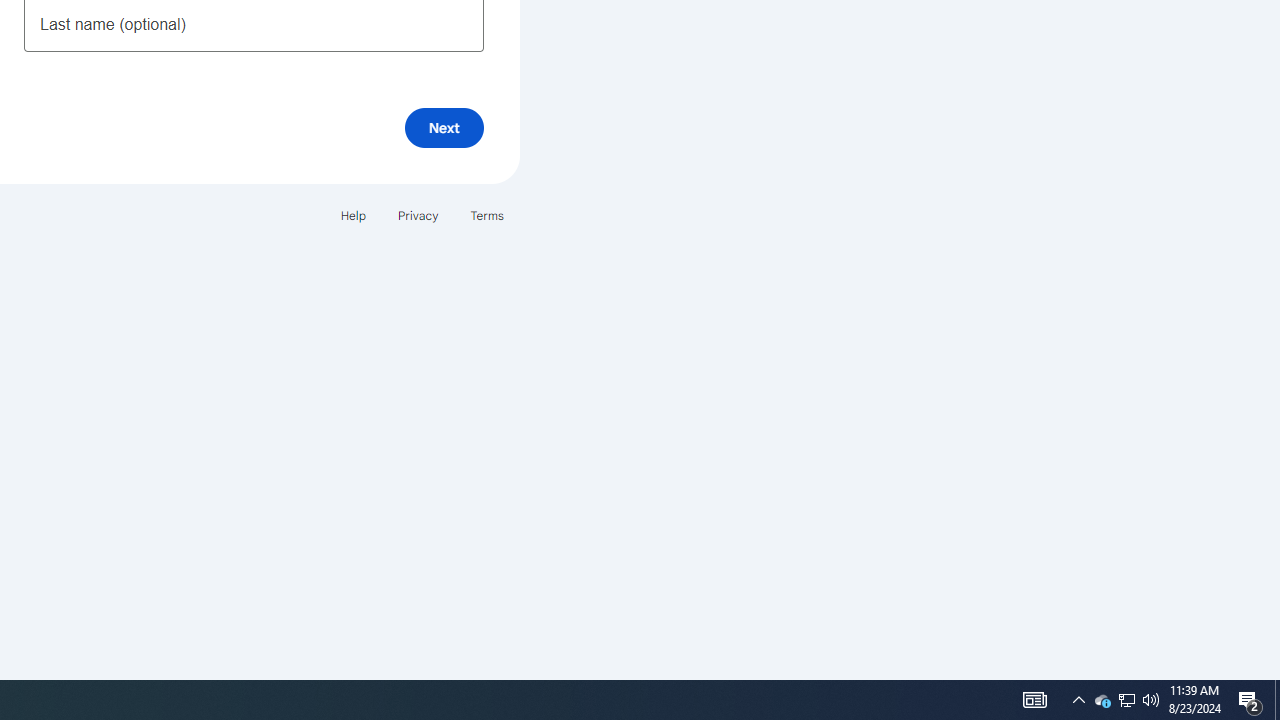 Image resolution: width=1280 pixels, height=720 pixels. What do you see at coordinates (443, 127) in the screenshot?
I see `'Next'` at bounding box center [443, 127].